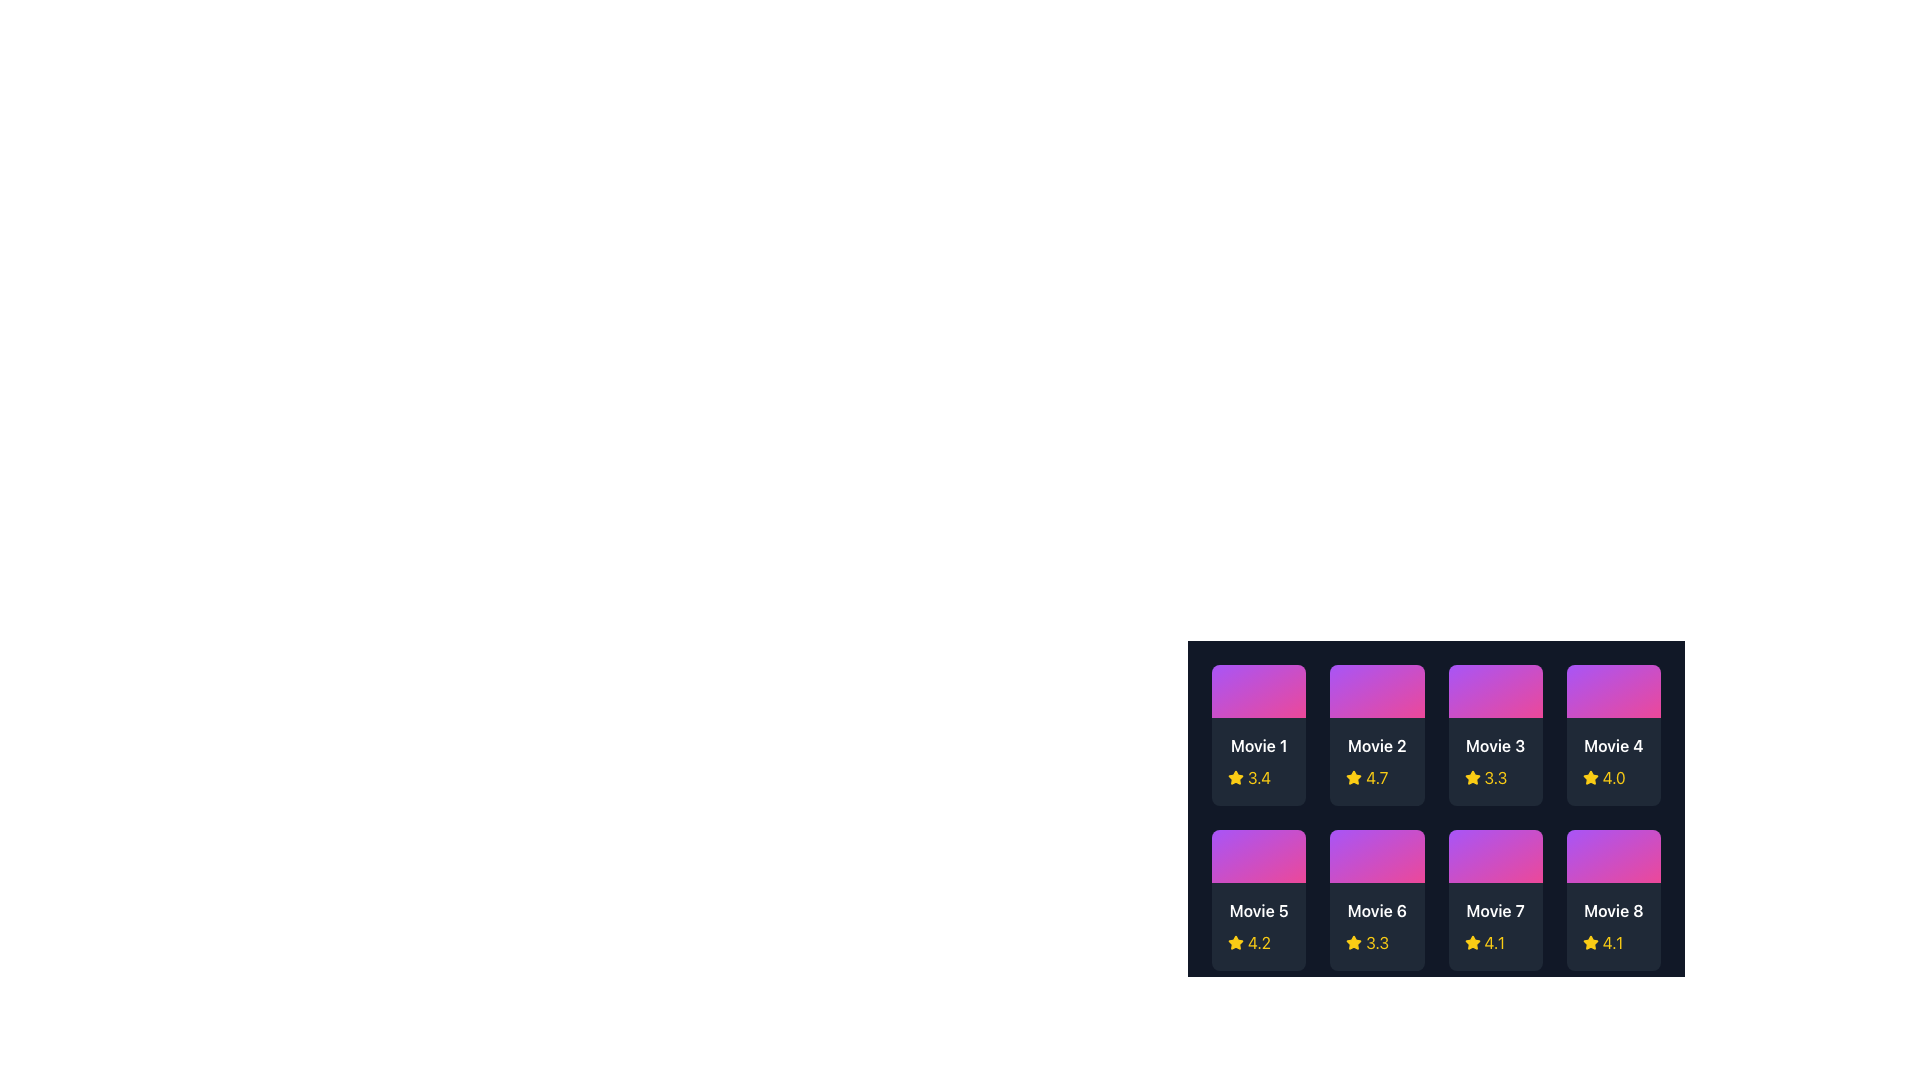  I want to click on the static text label displaying the numerical rating of the second movie in the grid layout, which is positioned immediately to the right of the star icon, so click(1376, 777).